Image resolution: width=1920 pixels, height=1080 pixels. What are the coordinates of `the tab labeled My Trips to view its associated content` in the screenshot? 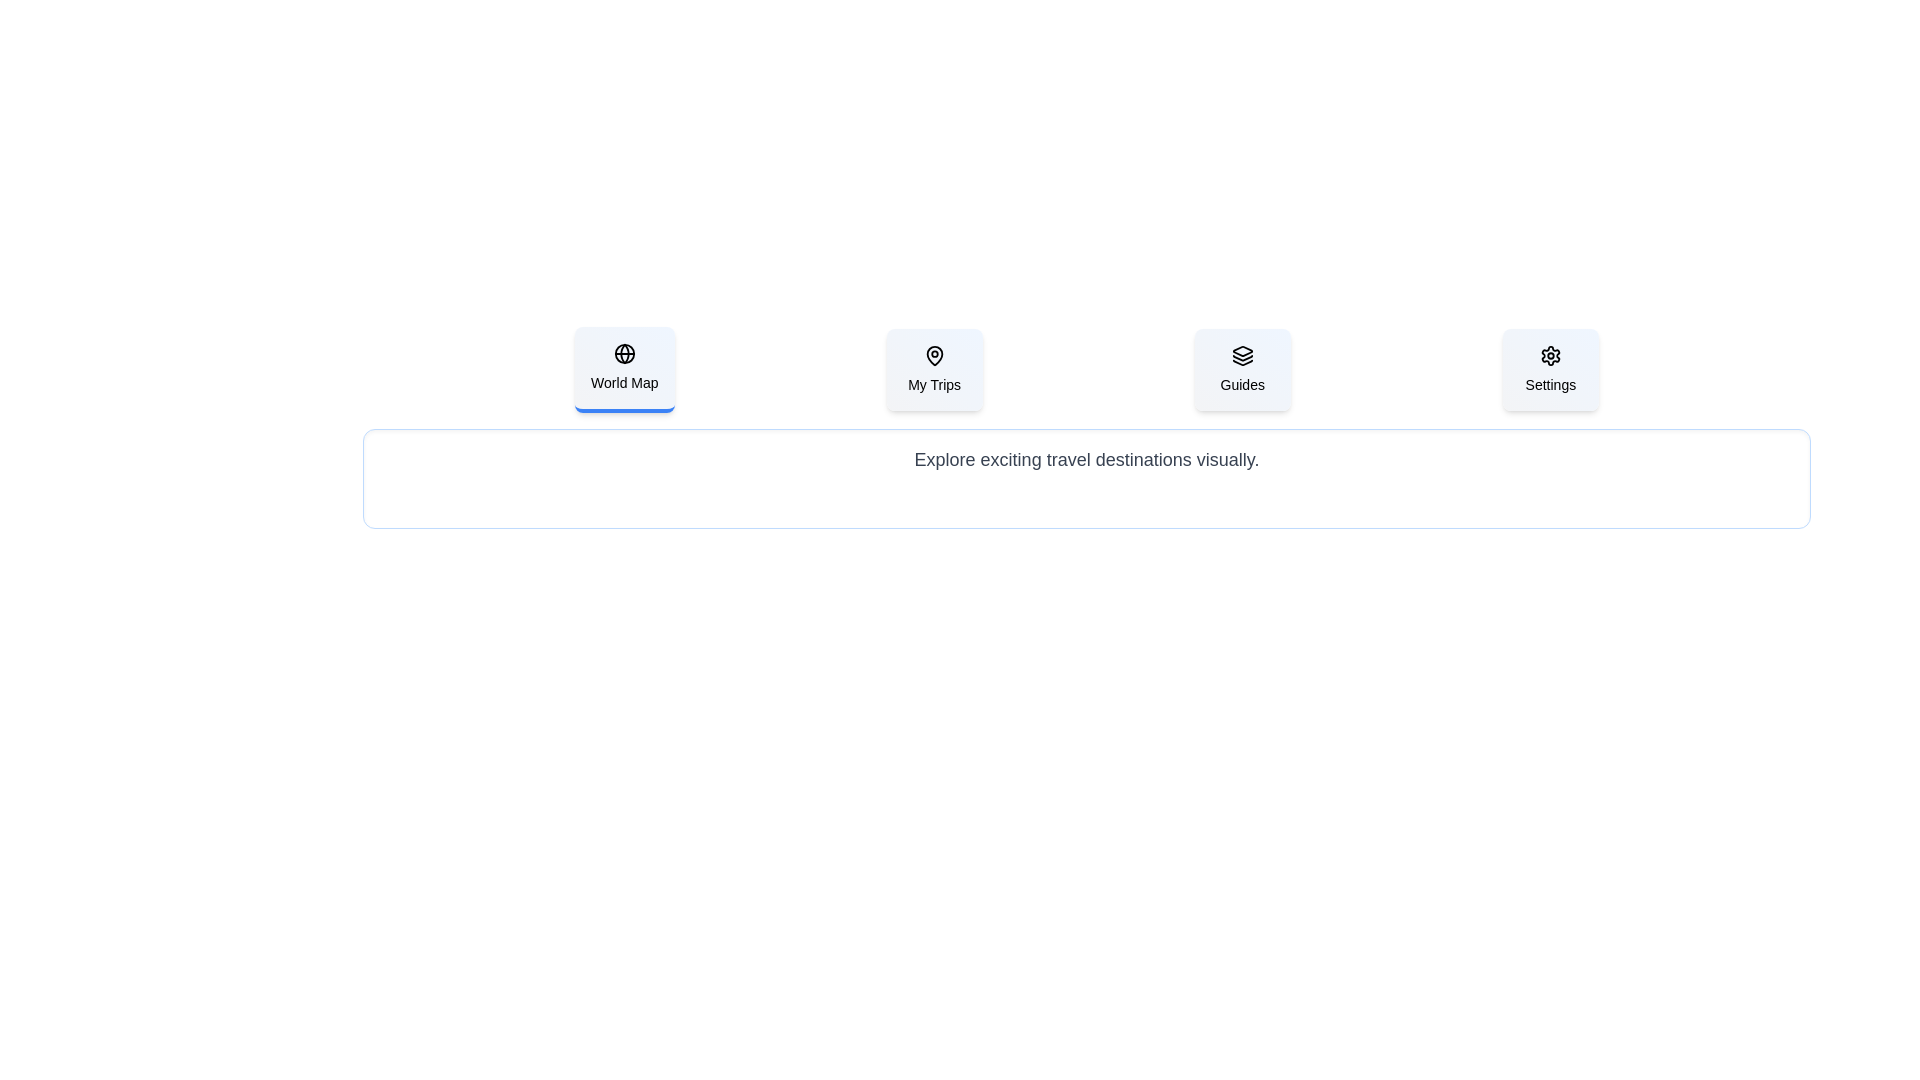 It's located at (933, 370).